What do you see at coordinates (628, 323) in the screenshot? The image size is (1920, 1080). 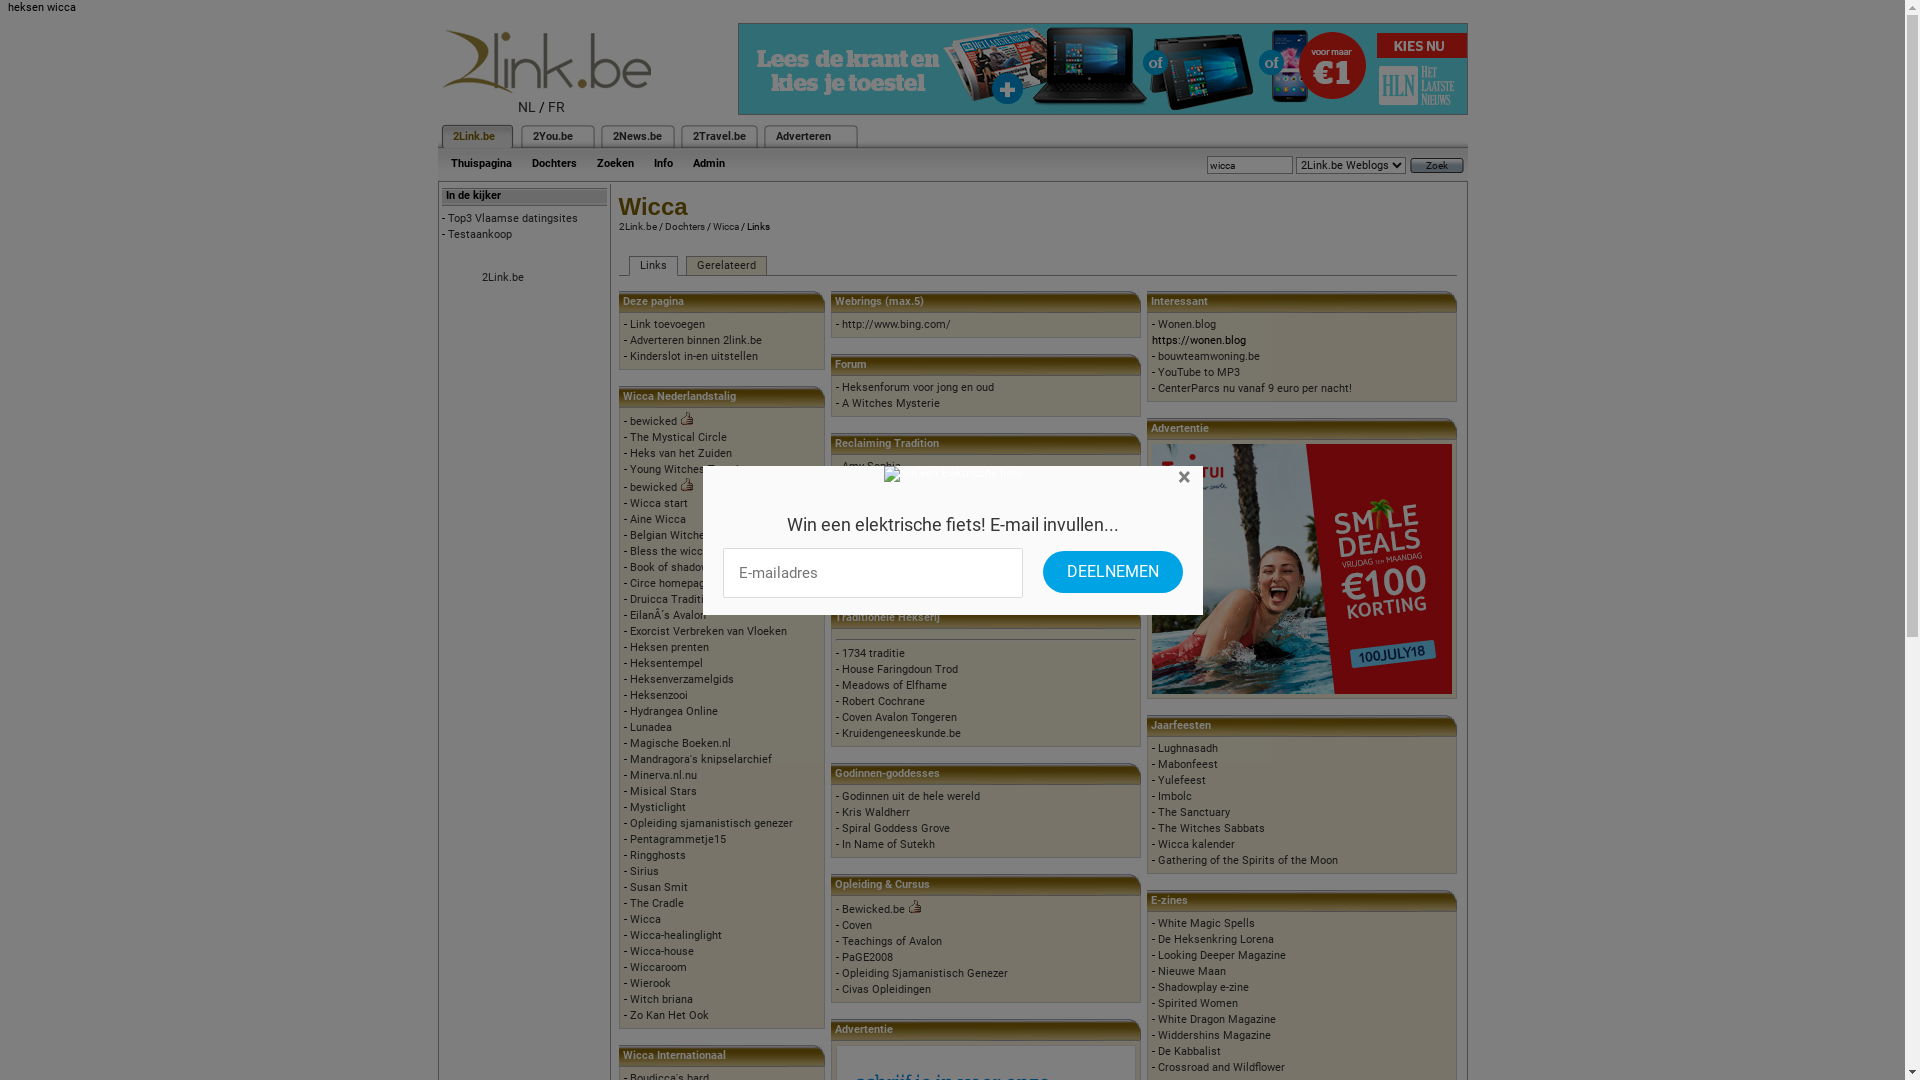 I see `'Link toevoegen'` at bounding box center [628, 323].